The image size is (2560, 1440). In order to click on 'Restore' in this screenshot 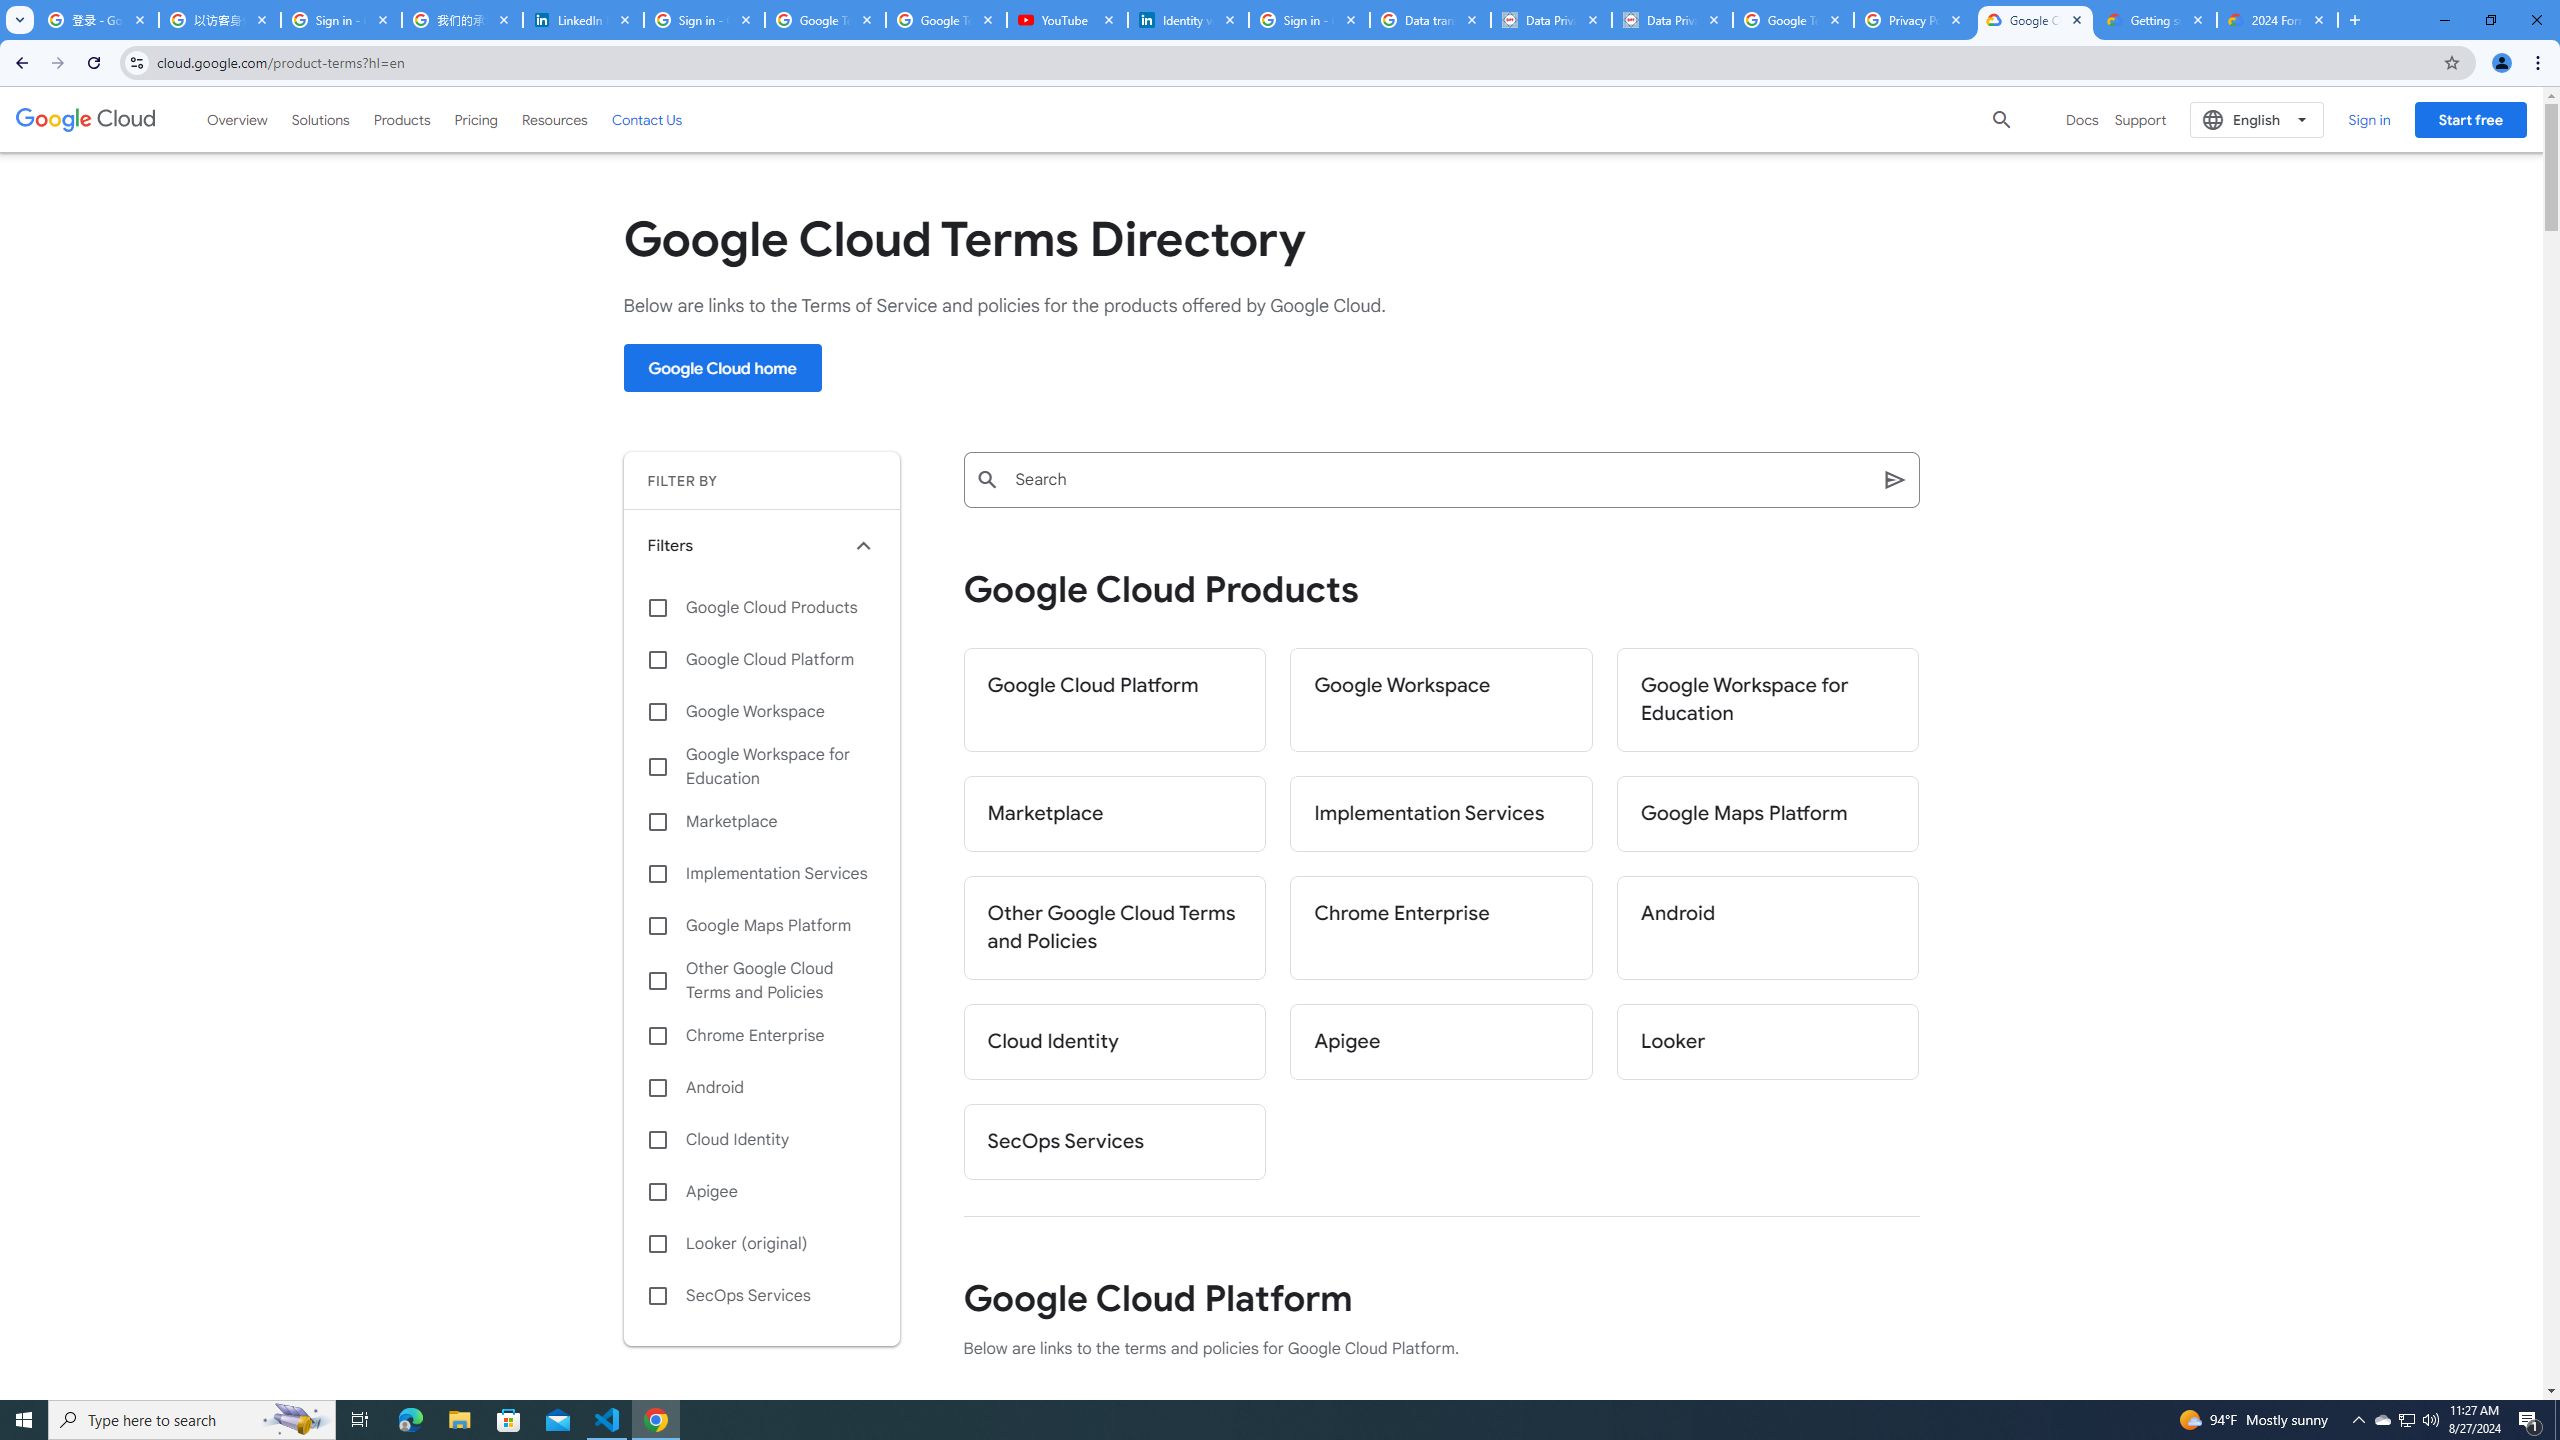, I will do `click(2490, 19)`.